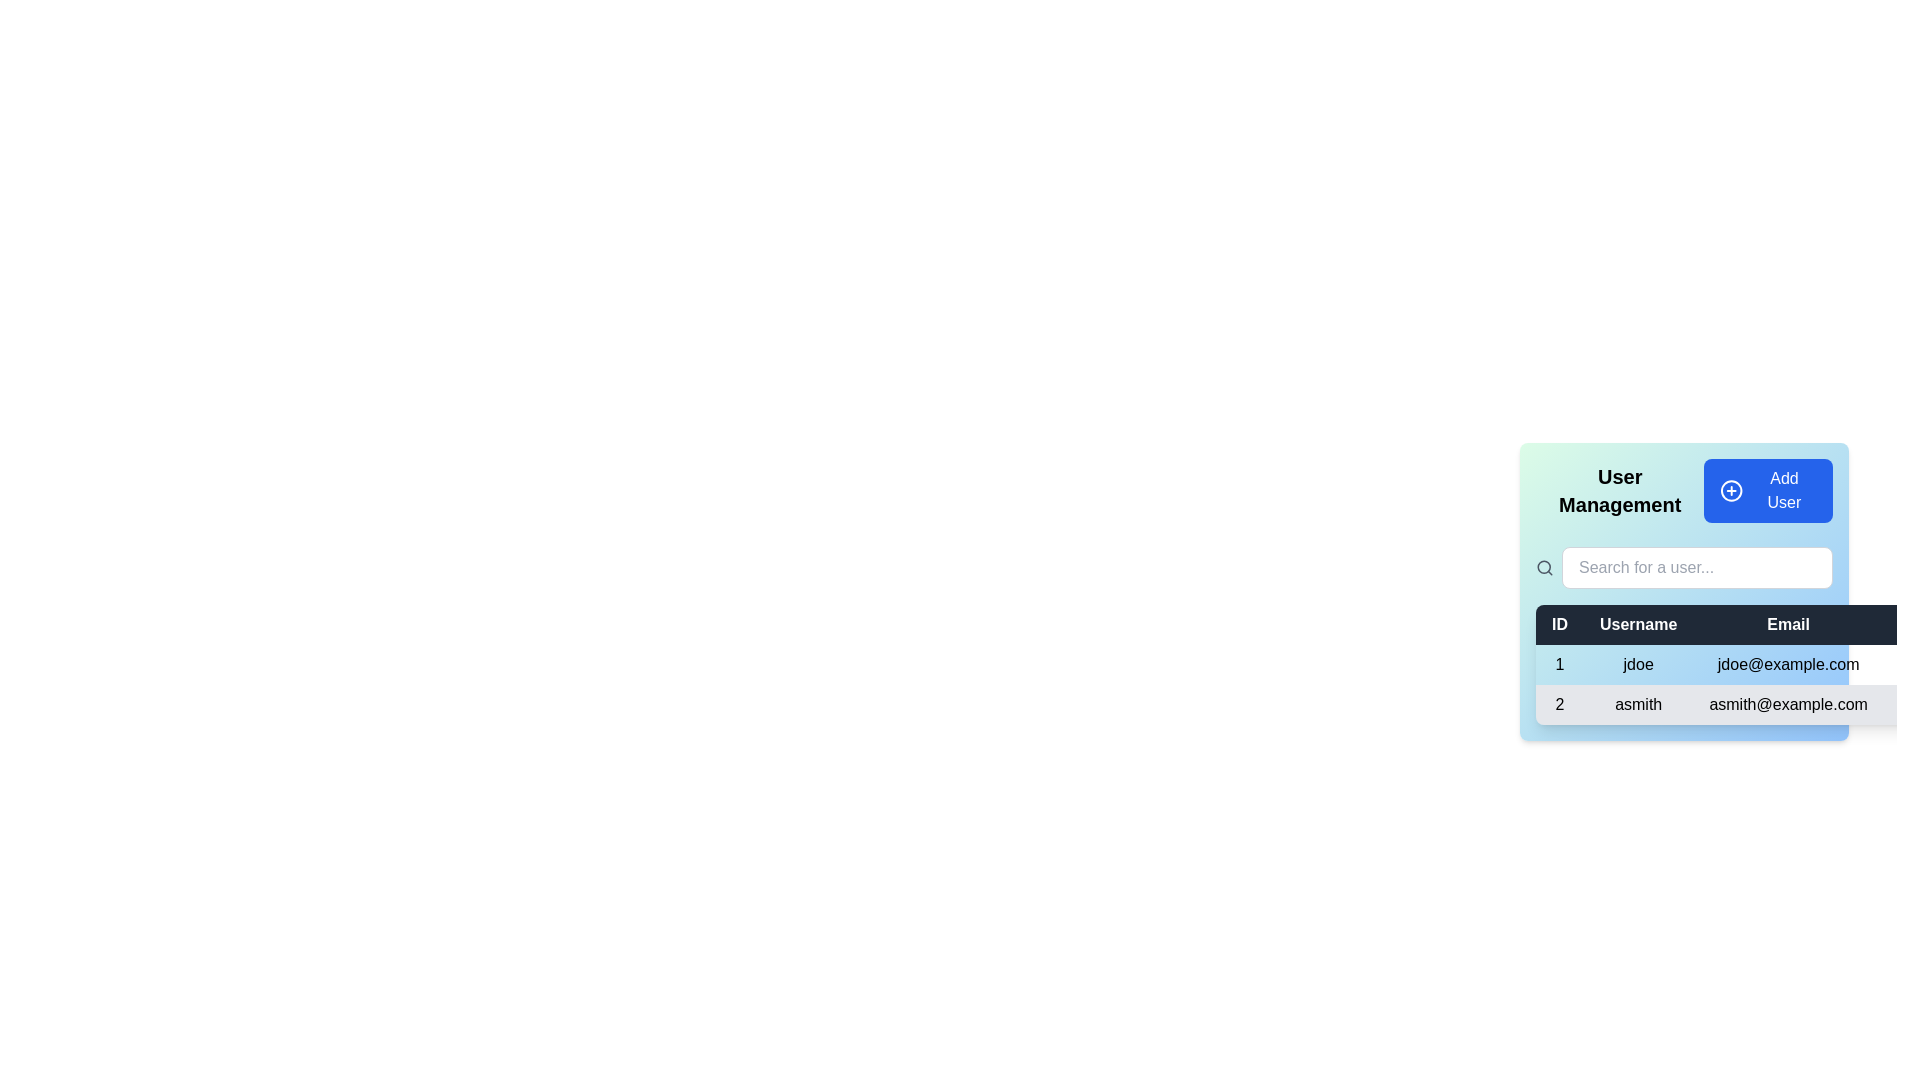 The height and width of the screenshot is (1080, 1920). What do you see at coordinates (1767, 490) in the screenshot?
I see `the 'Add User' button located in the top-right section of the 'User Management' header to initiate the 'Add User' function` at bounding box center [1767, 490].